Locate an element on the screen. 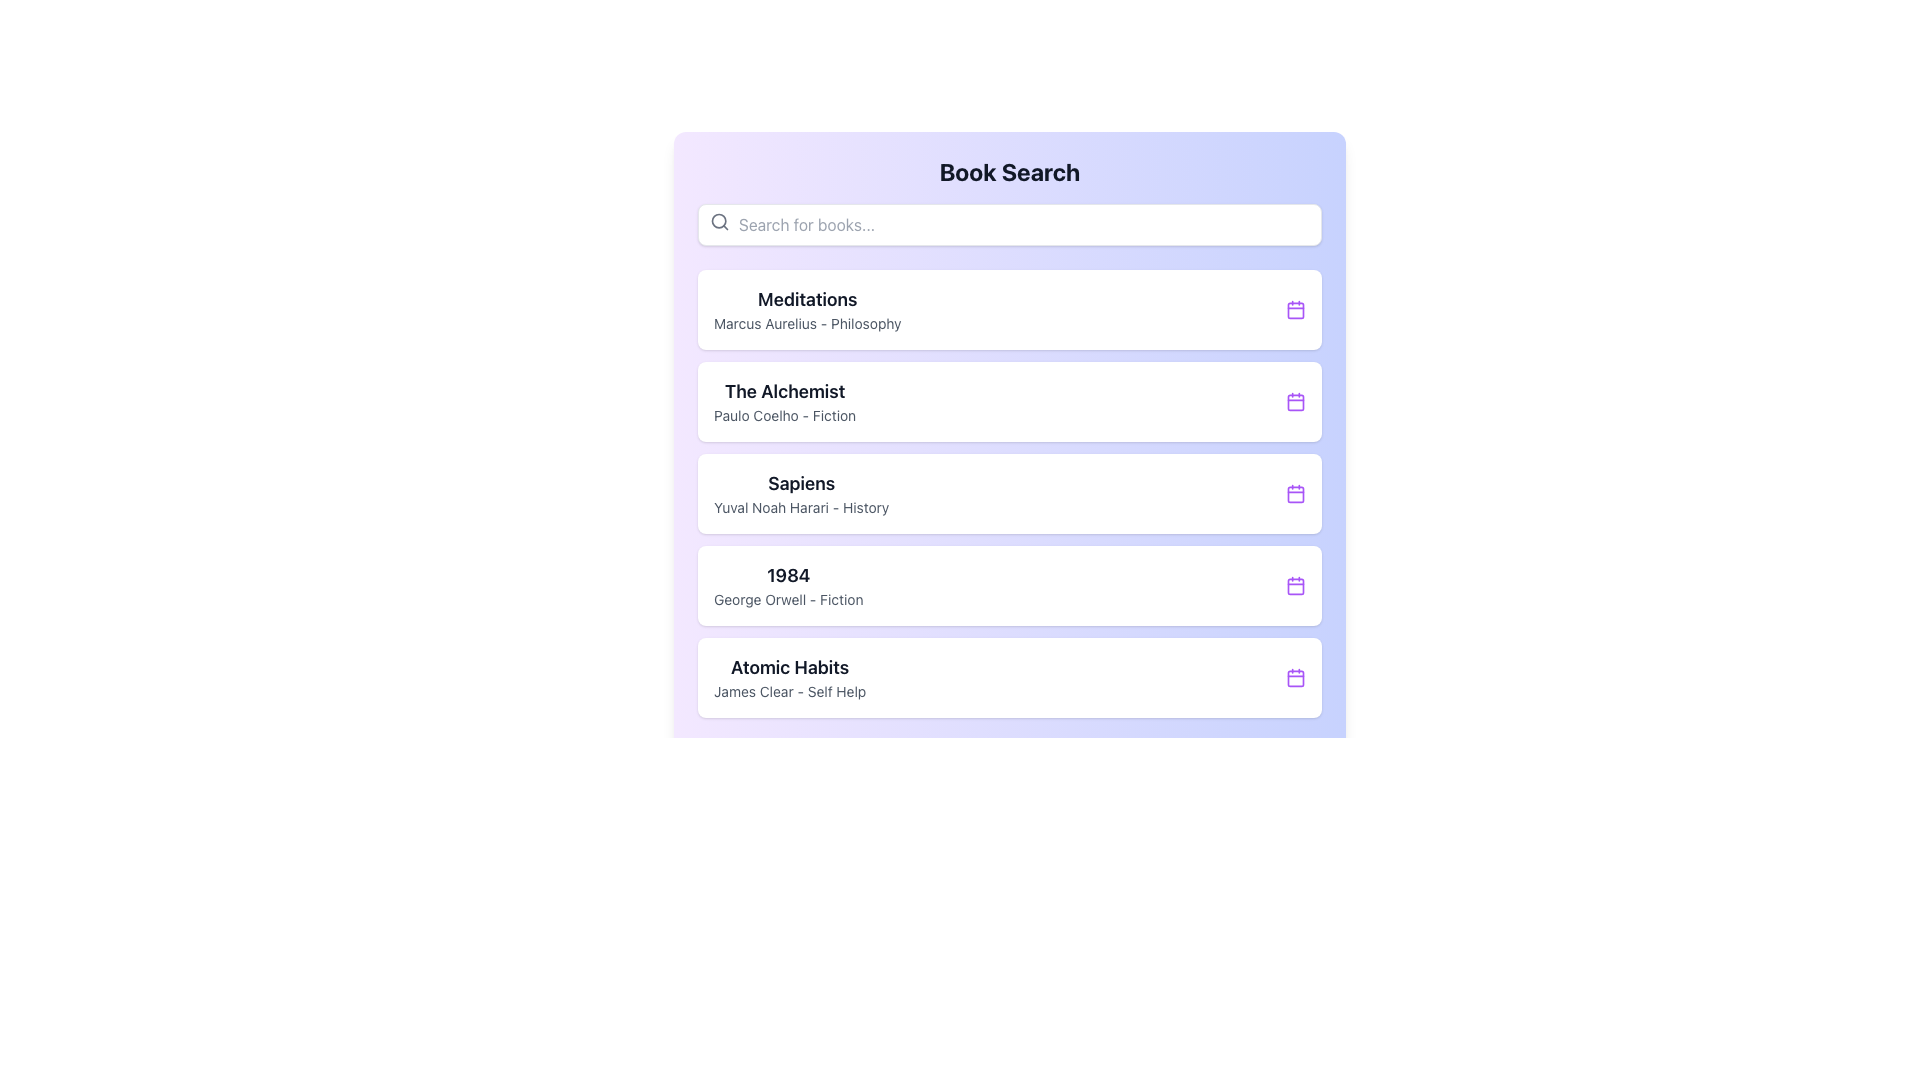 The height and width of the screenshot is (1080, 1920). the small rectangular purple calendar icon located beside the 'The Alchemist' book entry is located at coordinates (1296, 401).